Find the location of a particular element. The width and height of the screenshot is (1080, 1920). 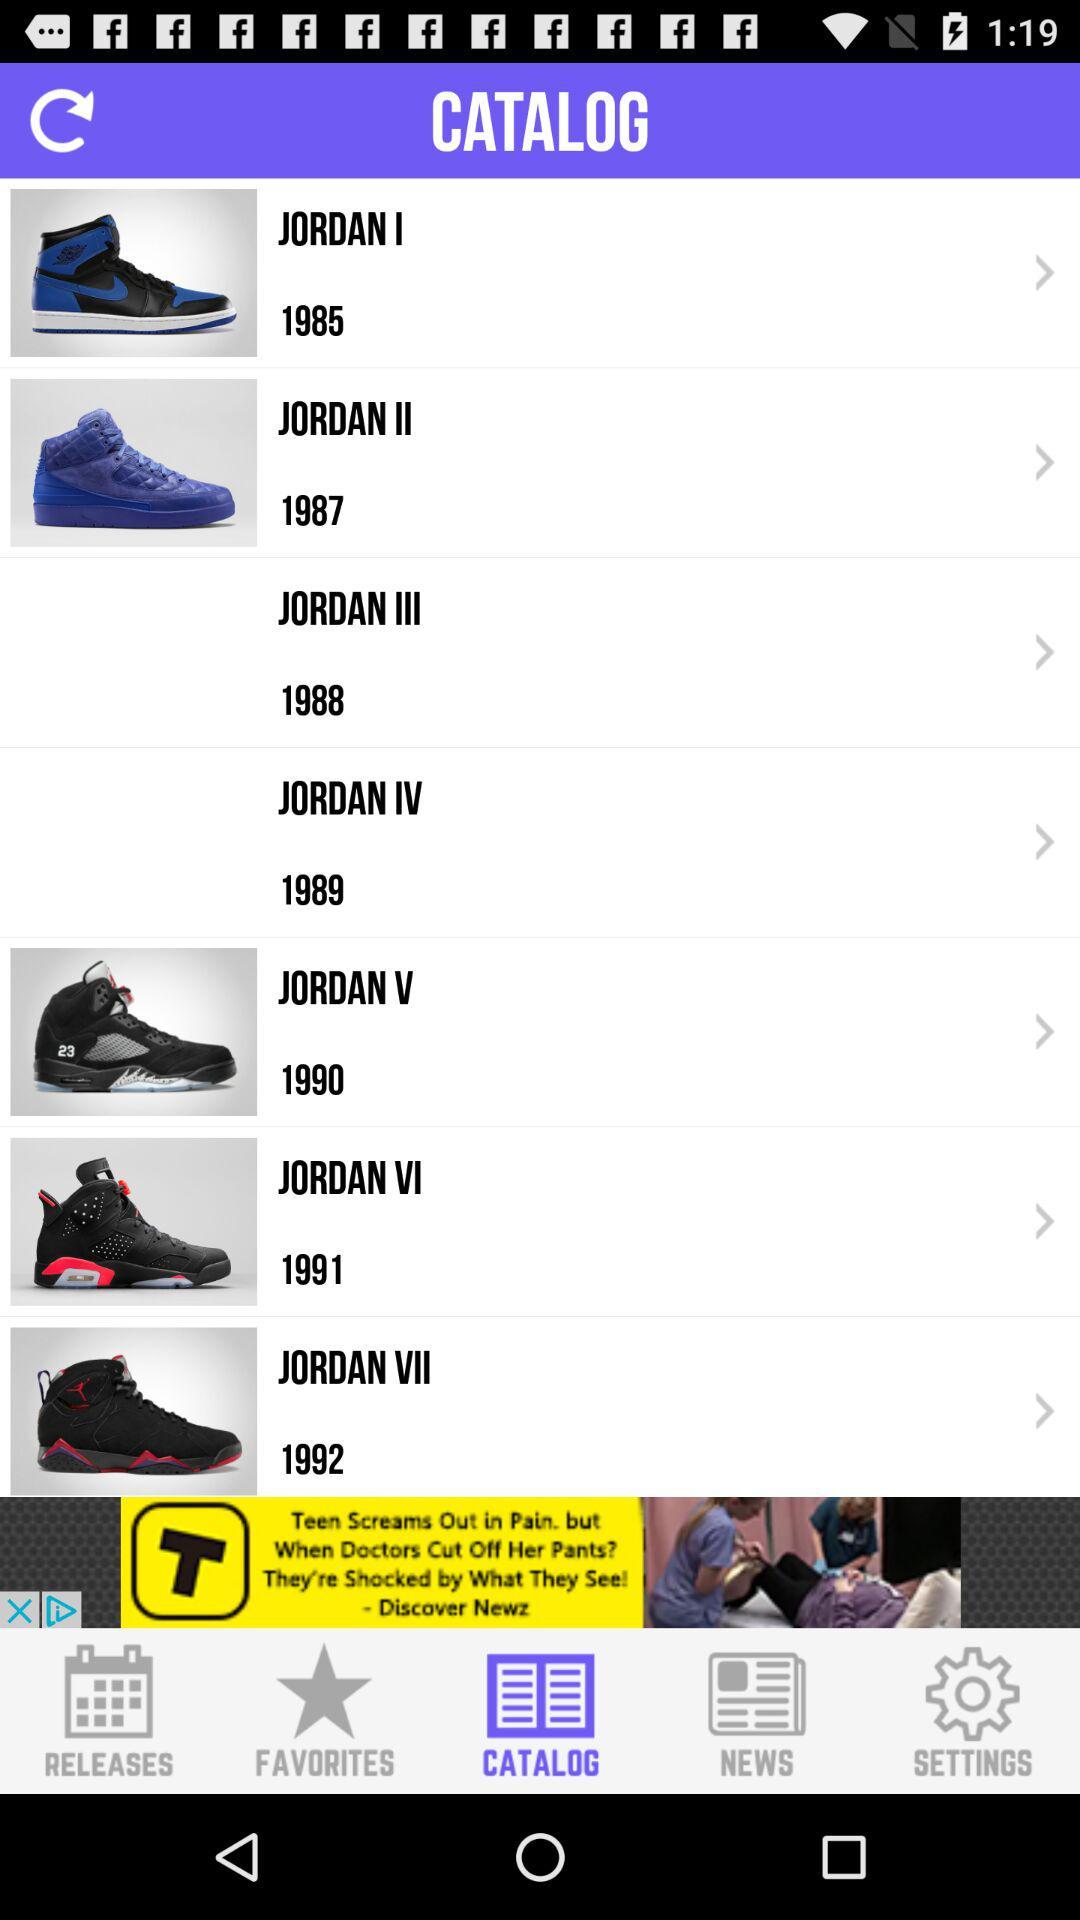

catalog is located at coordinates (540, 1710).